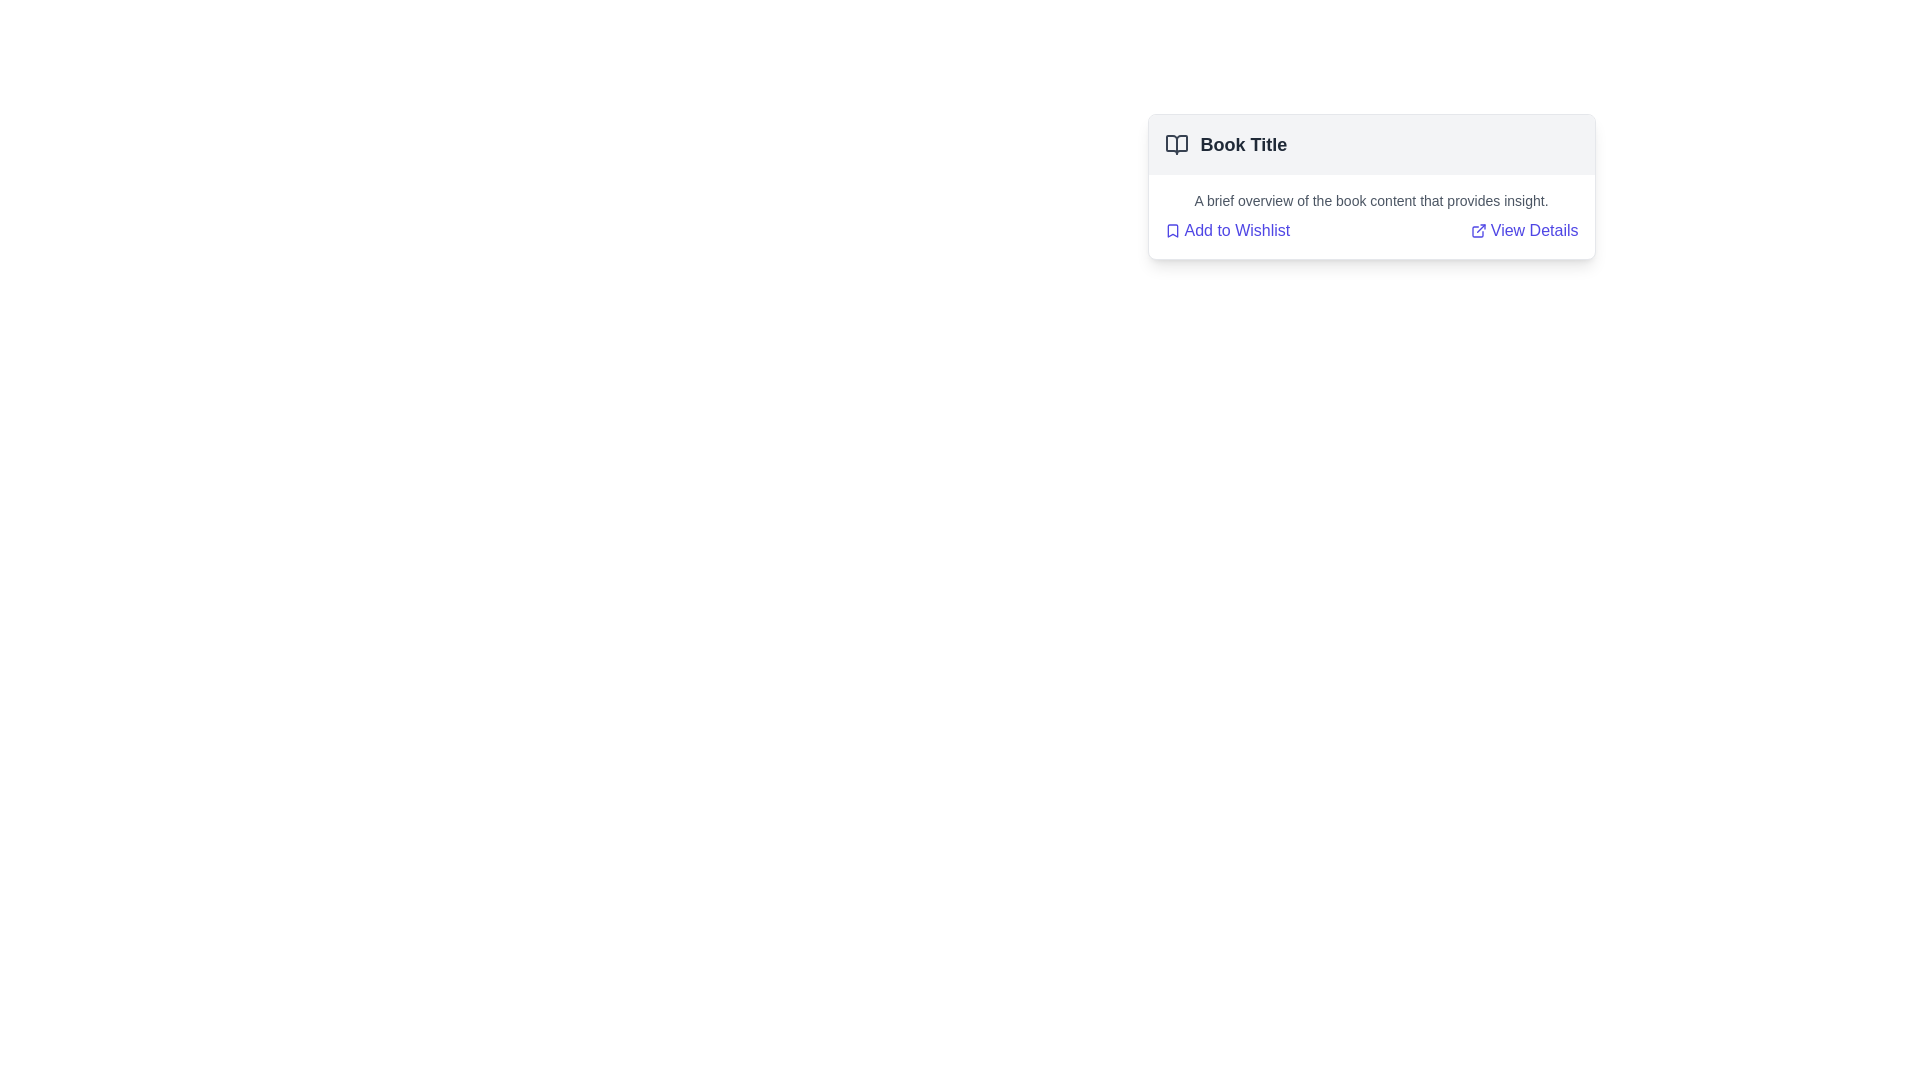 The height and width of the screenshot is (1080, 1920). Describe the element at coordinates (1172, 230) in the screenshot. I see `the bookmark icon located at the top-left corner of the card, beside the title text 'Book Title'` at that location.